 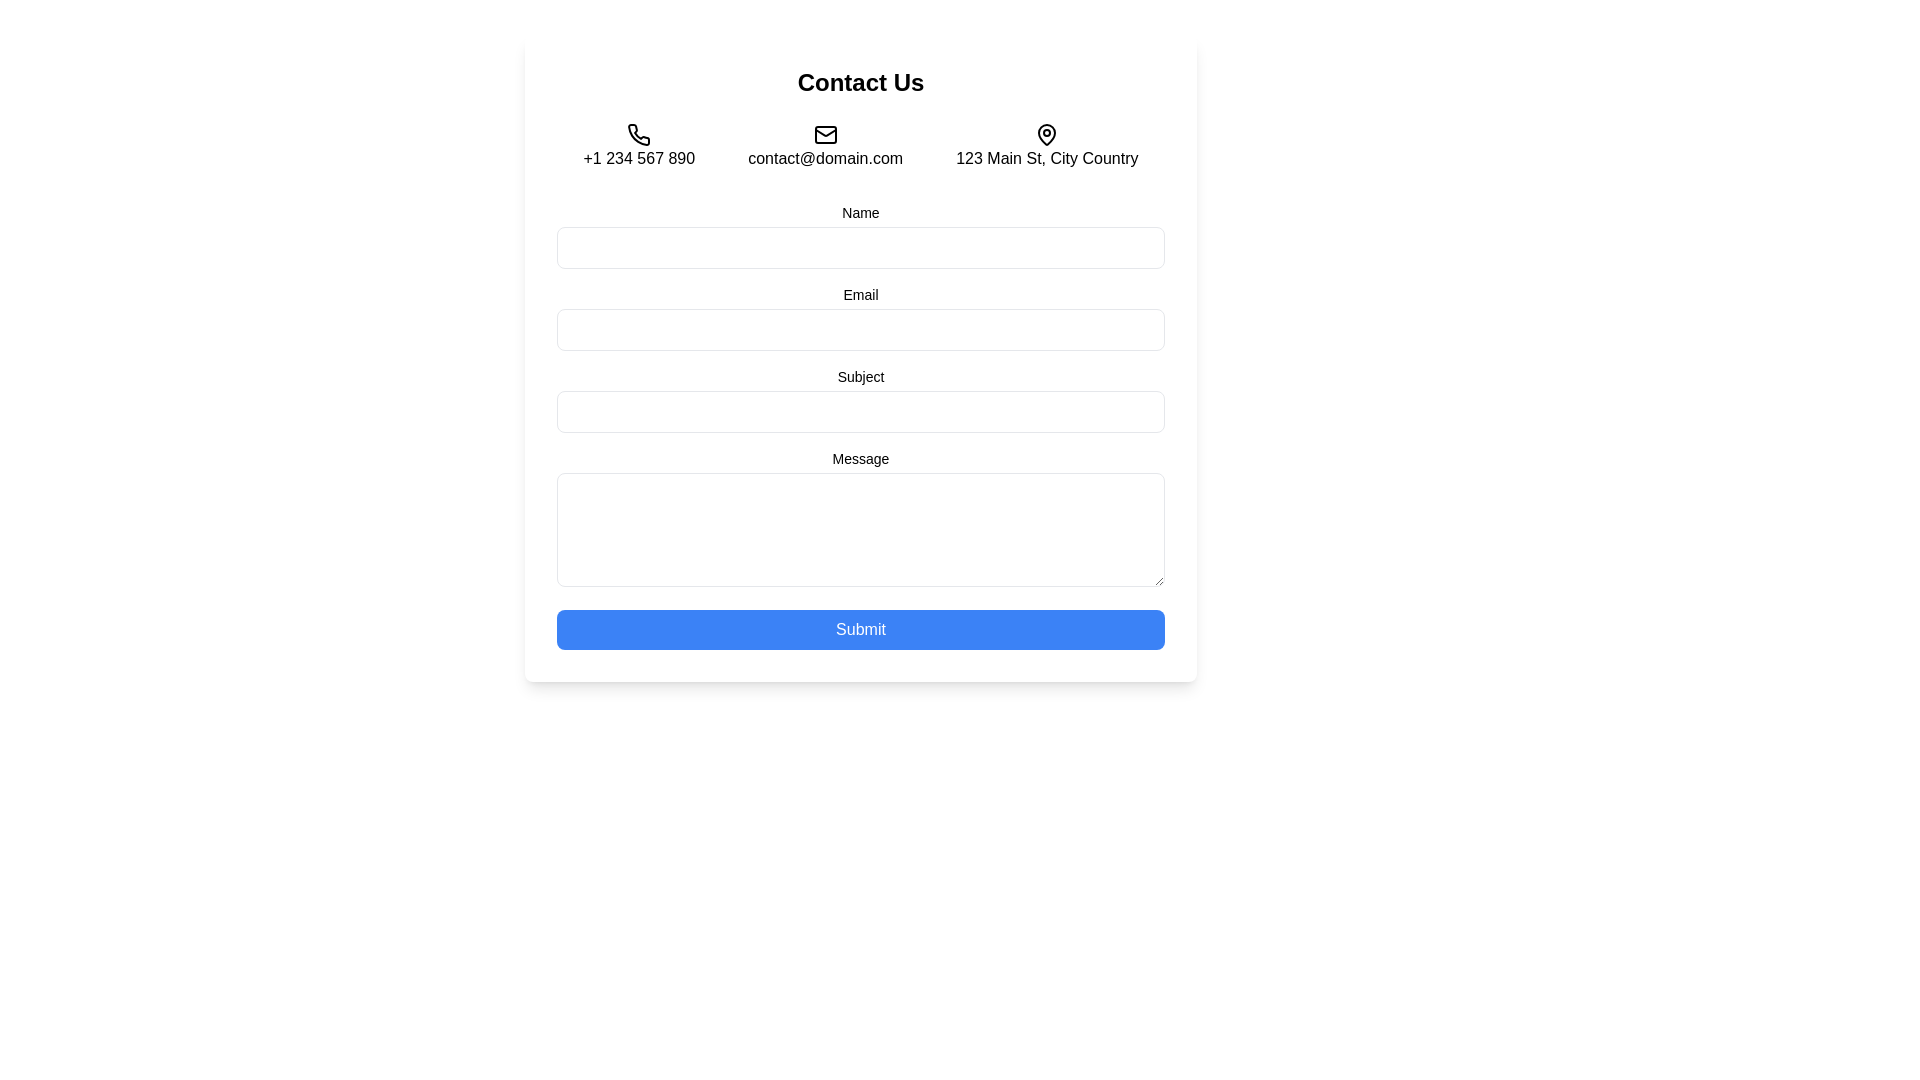 What do you see at coordinates (638, 145) in the screenshot?
I see `the phone icon or the text label displaying the number '+1 234 567 890'` at bounding box center [638, 145].